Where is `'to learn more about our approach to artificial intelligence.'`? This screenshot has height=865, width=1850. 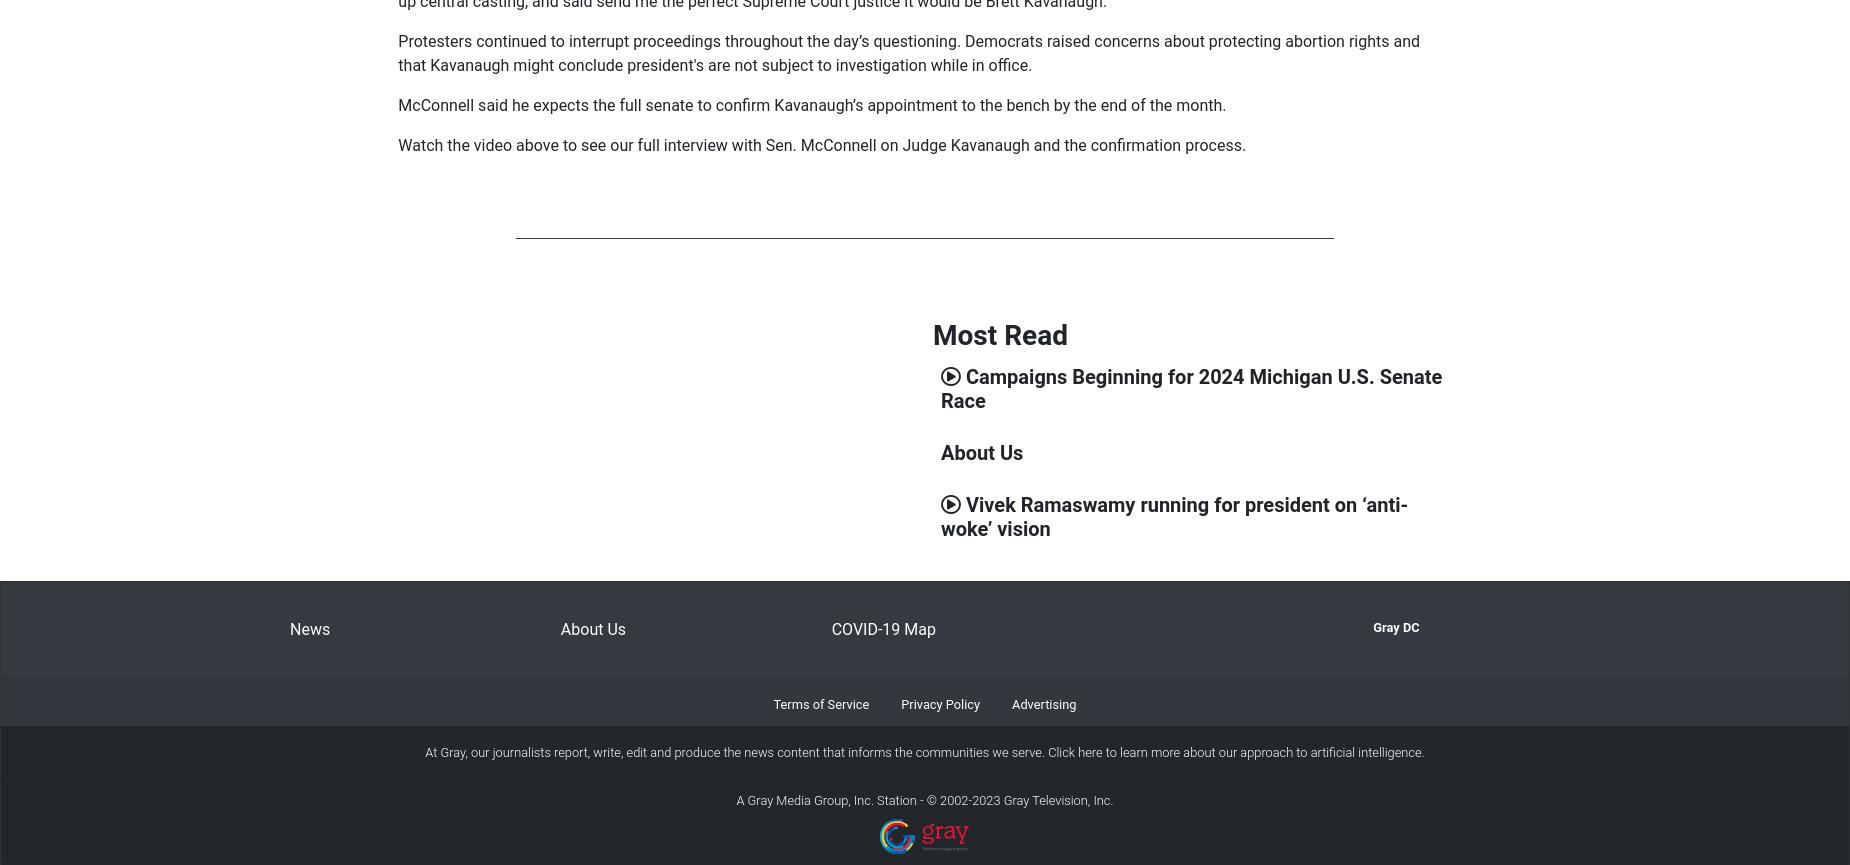
'to learn more about our approach to artificial intelligence.' is located at coordinates (1261, 751).